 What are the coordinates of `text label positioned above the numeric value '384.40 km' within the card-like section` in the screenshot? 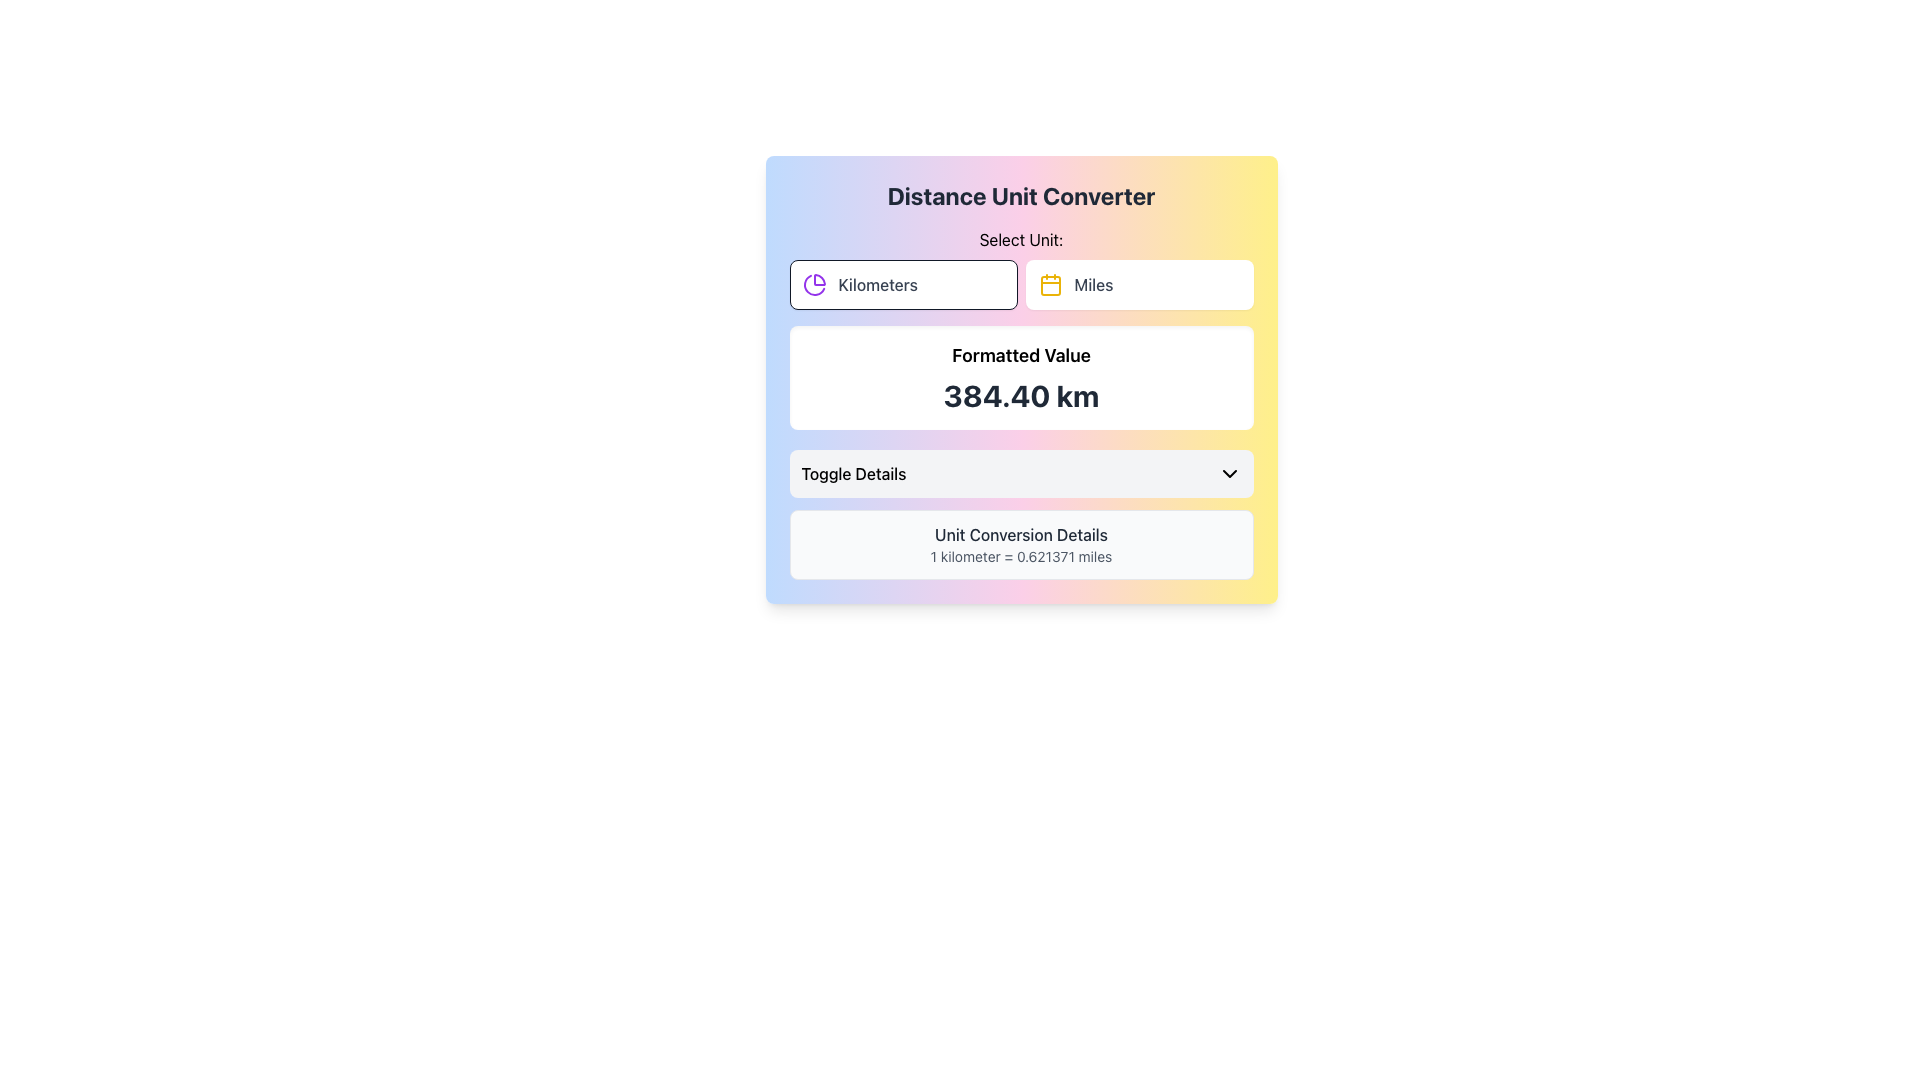 It's located at (1021, 354).